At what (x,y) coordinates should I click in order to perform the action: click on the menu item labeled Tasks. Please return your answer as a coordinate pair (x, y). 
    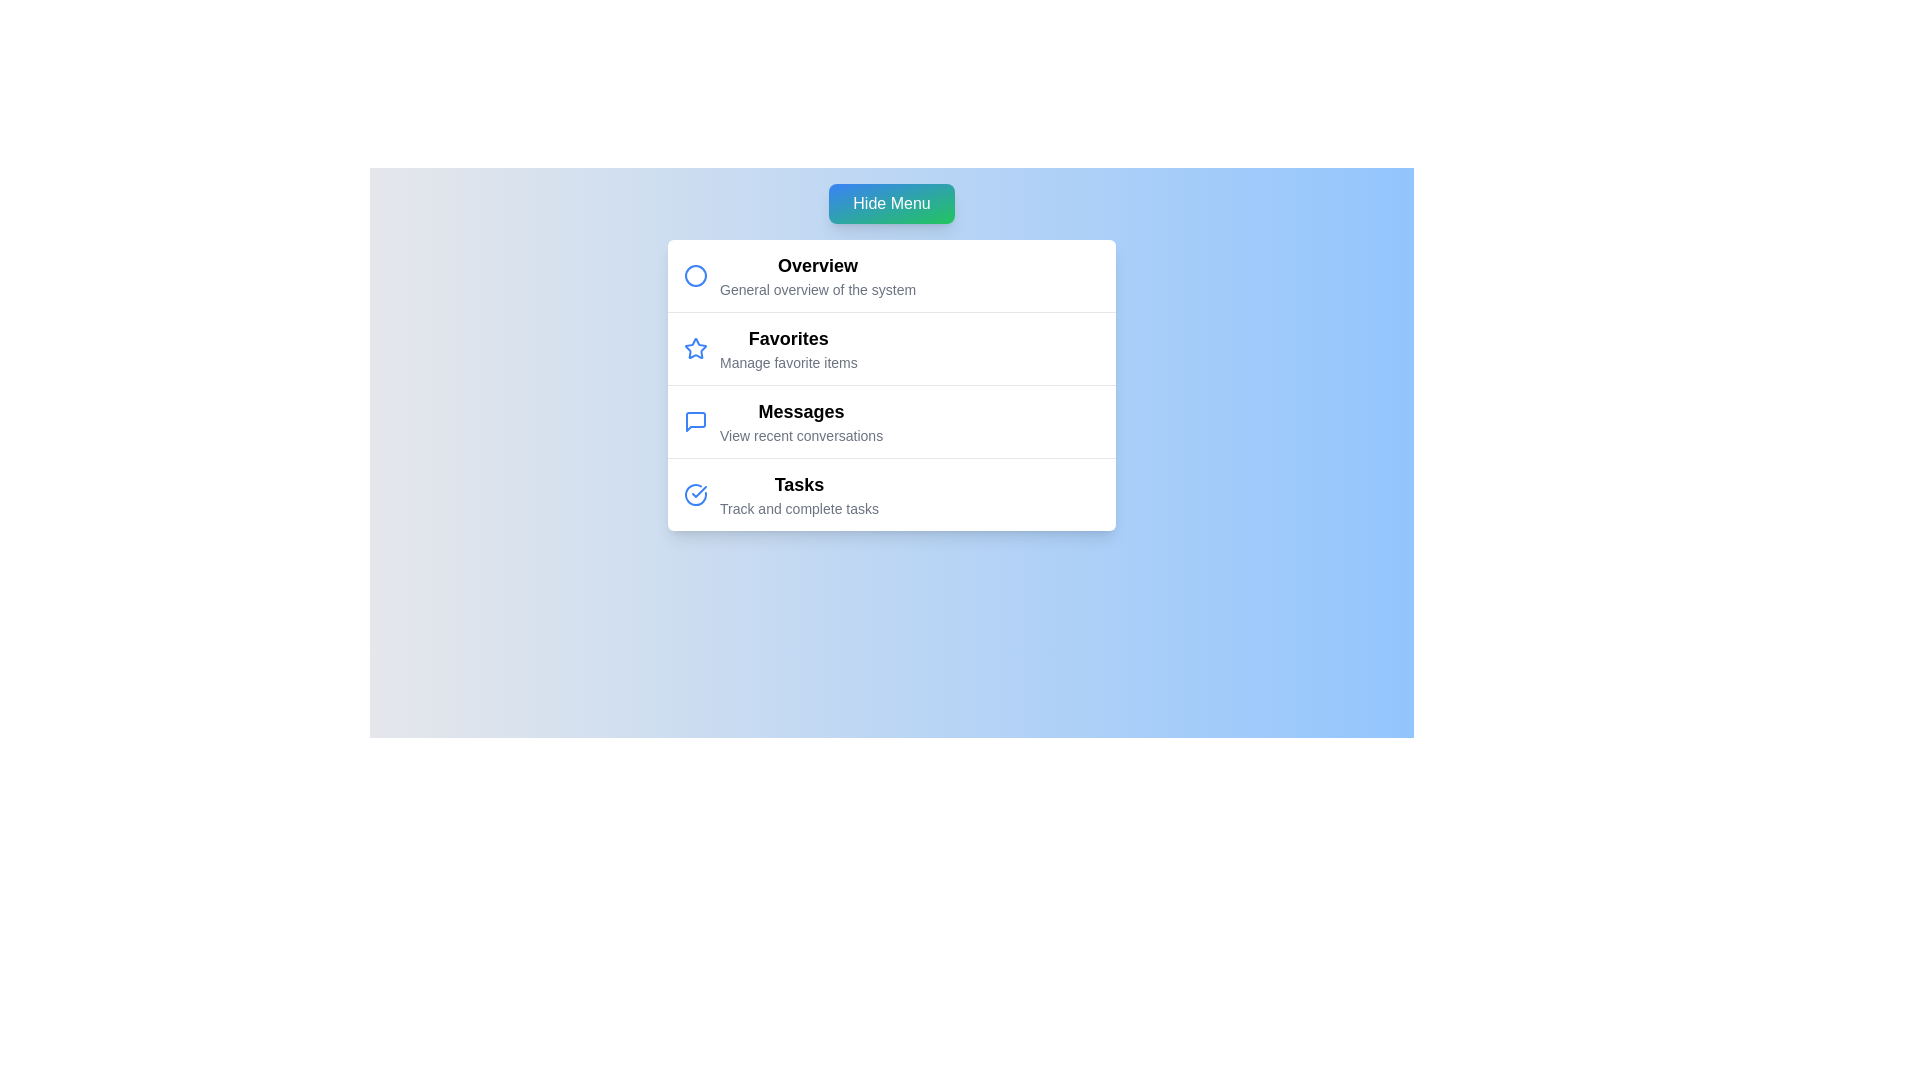
    Looking at the image, I should click on (798, 485).